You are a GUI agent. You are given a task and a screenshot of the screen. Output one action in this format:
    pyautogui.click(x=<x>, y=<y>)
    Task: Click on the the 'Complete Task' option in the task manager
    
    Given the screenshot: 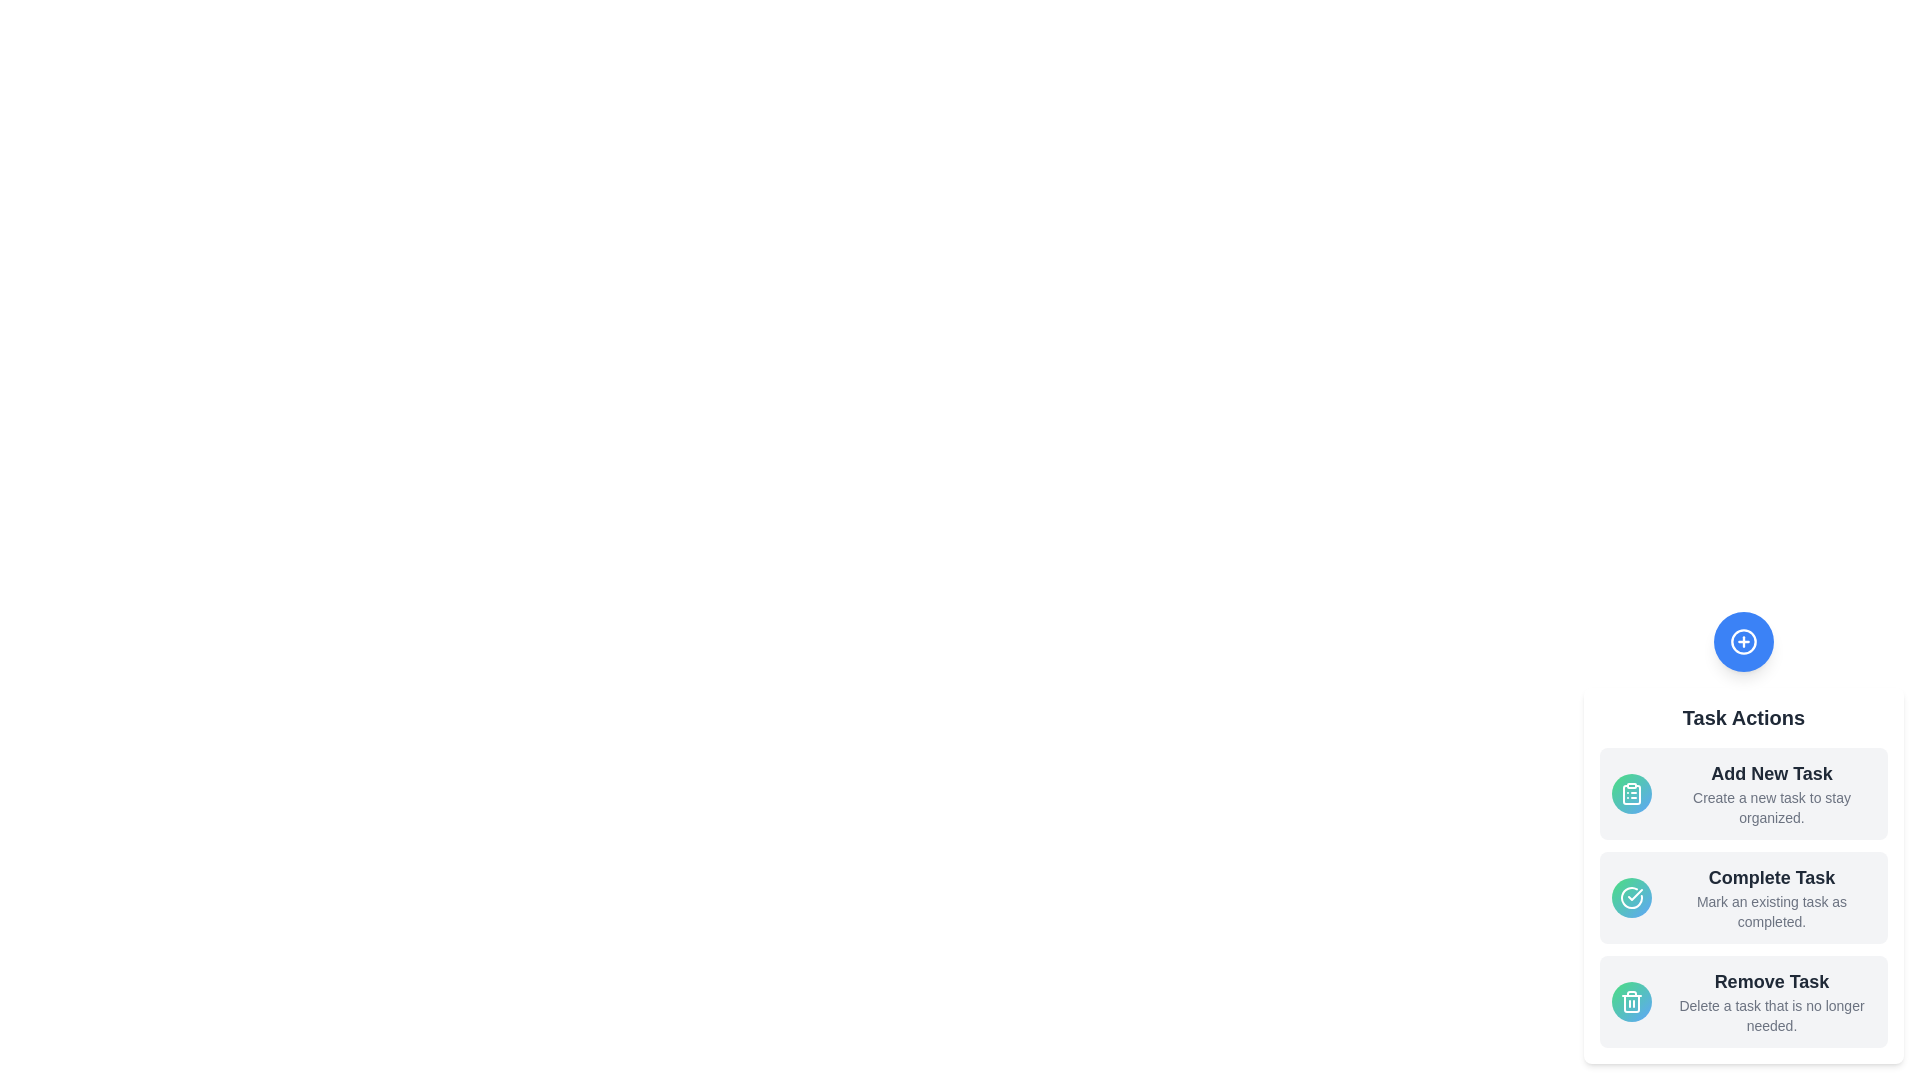 What is the action you would take?
    pyautogui.click(x=1742, y=897)
    